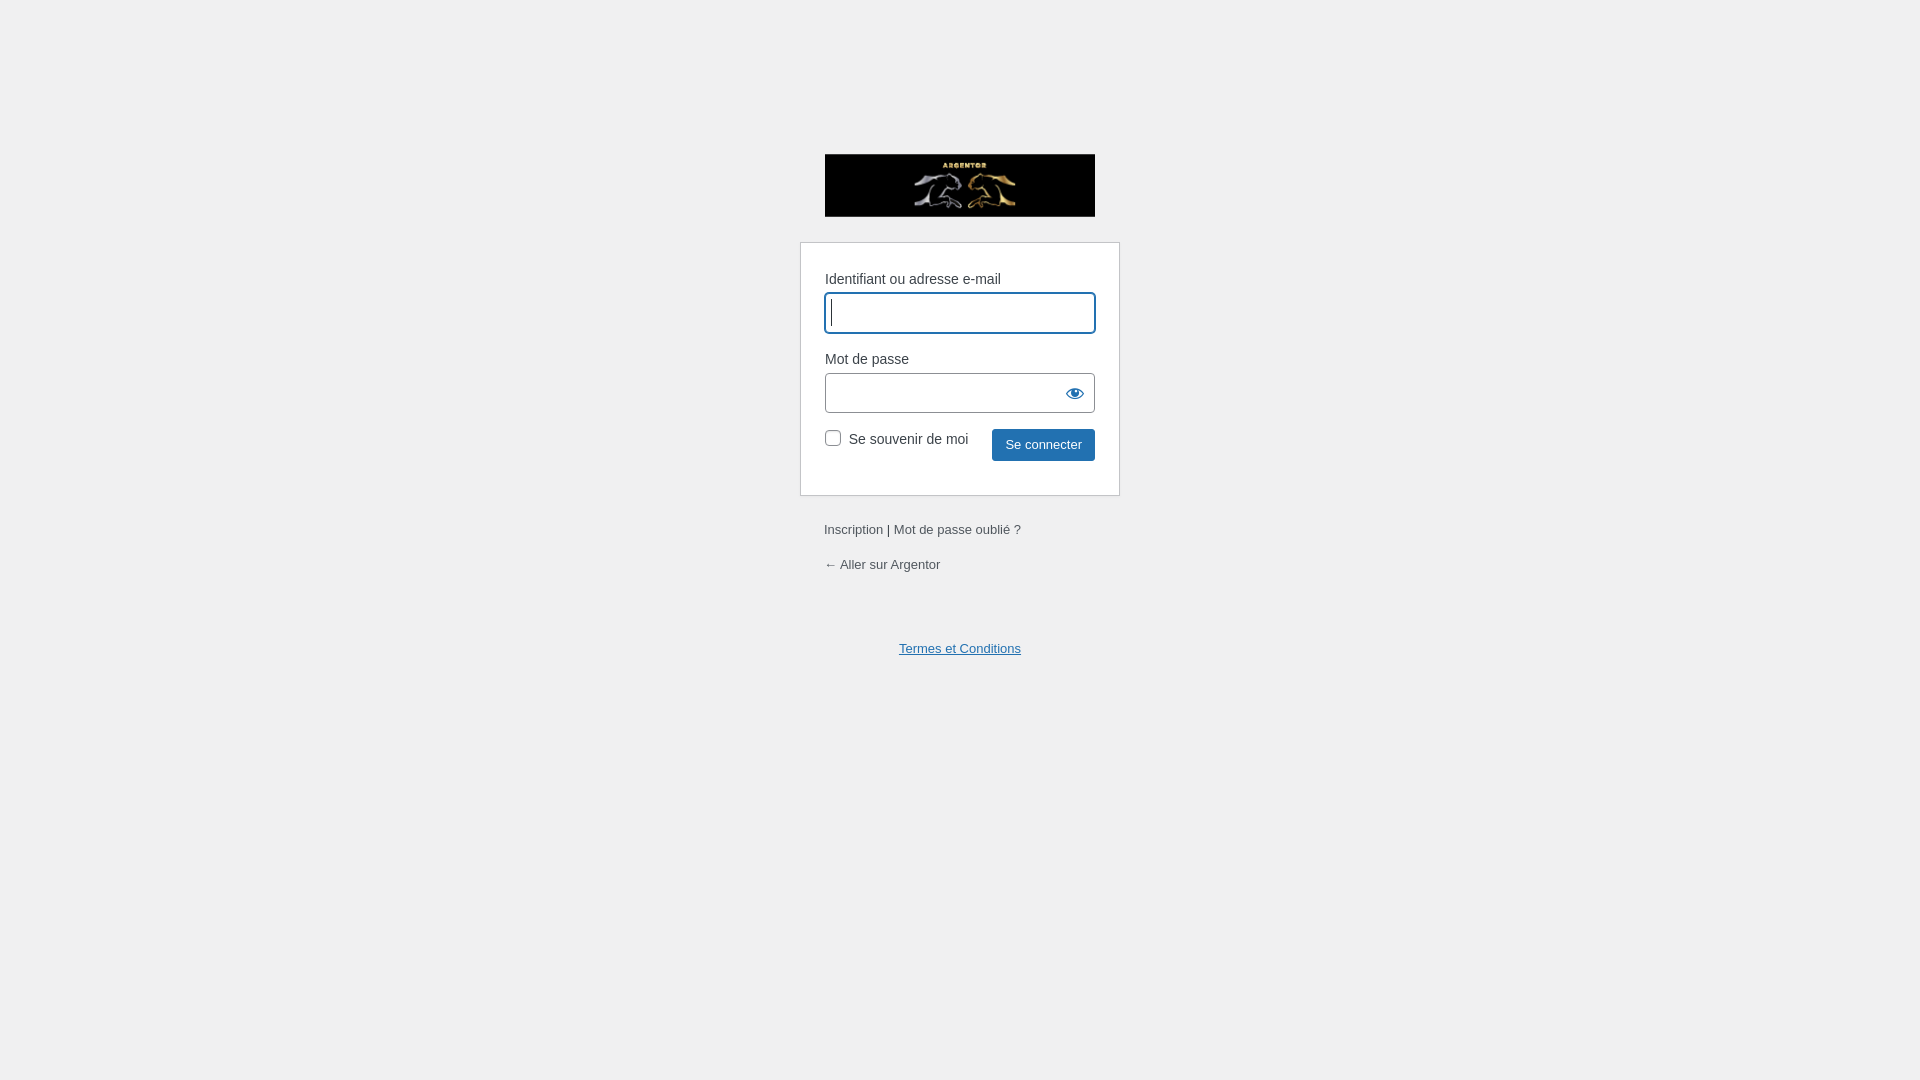  Describe the element at coordinates (960, 648) in the screenshot. I see `'Termes et Conditions'` at that location.